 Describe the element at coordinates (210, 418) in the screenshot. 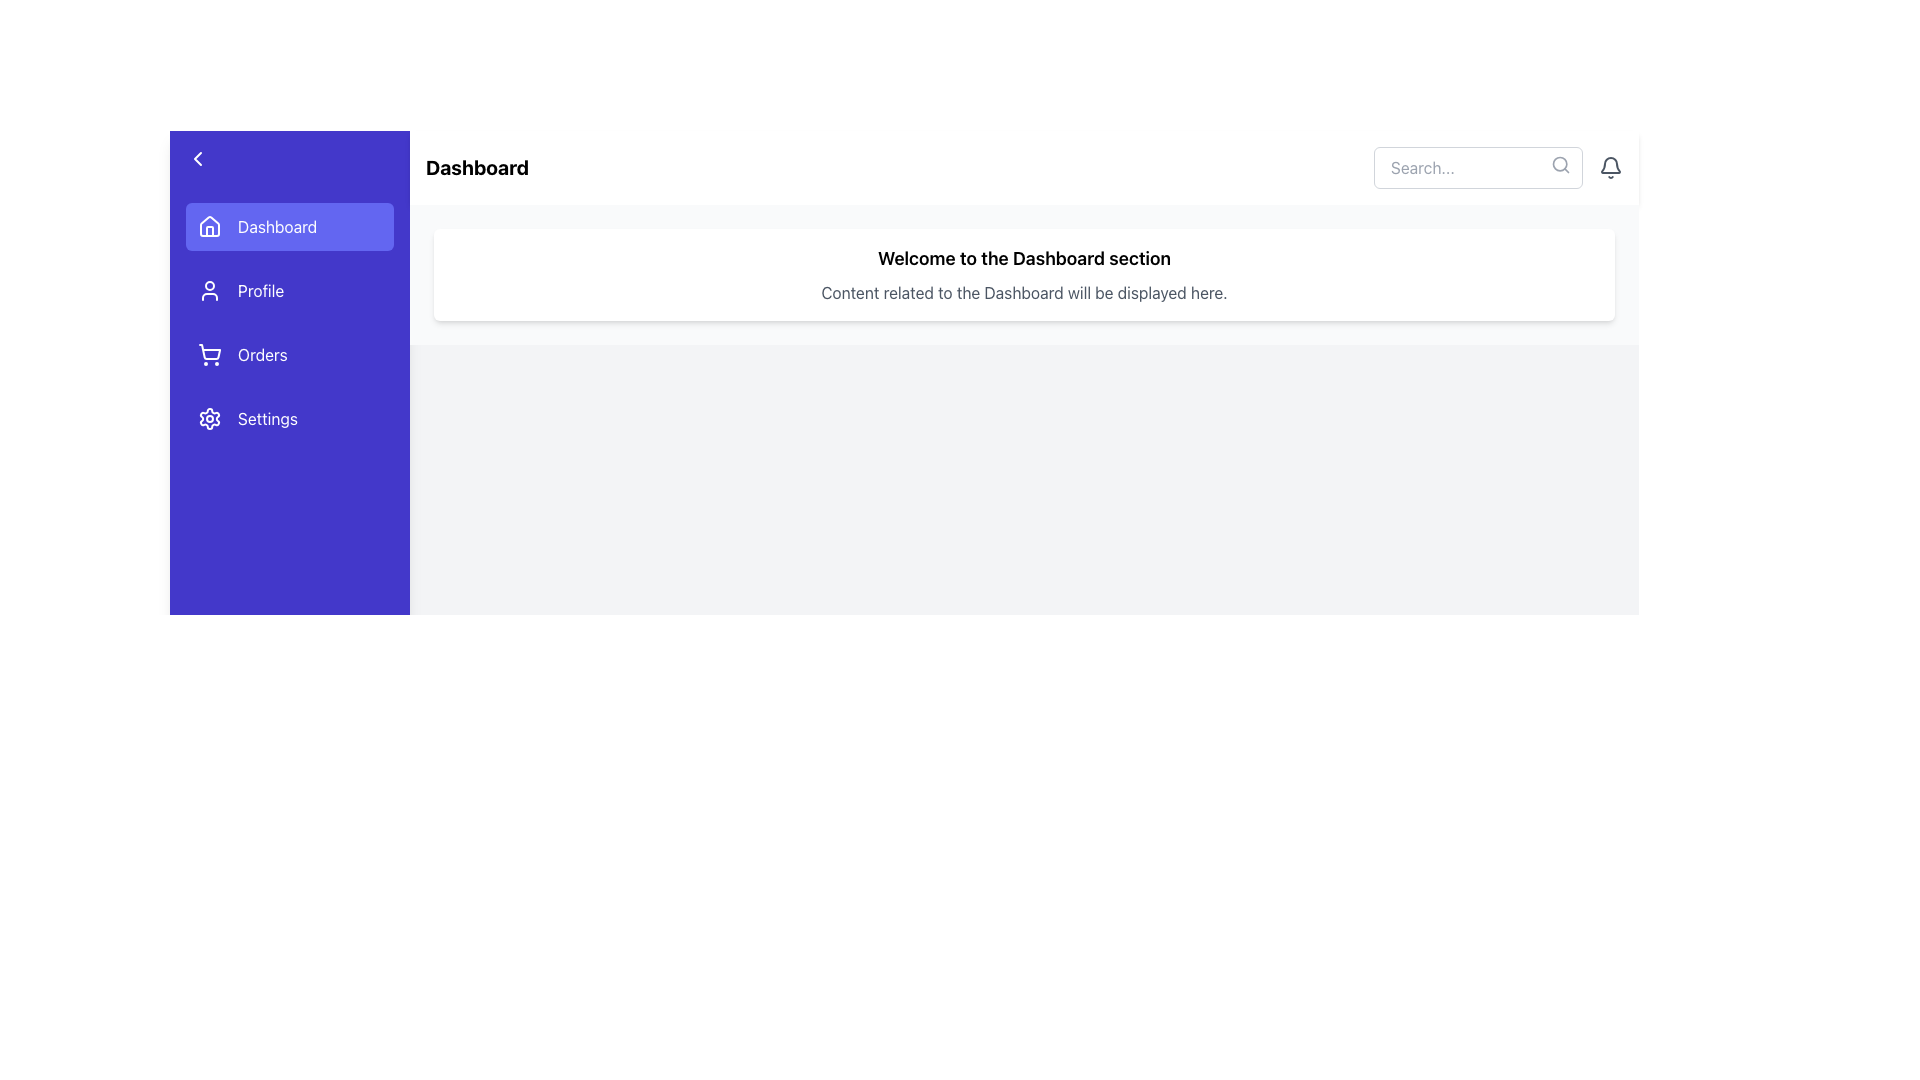

I see `the gear icon located within the 'Settings' menu option on the left vertical navigation bar, characterized by its circular shape with teeth and purple color` at that location.